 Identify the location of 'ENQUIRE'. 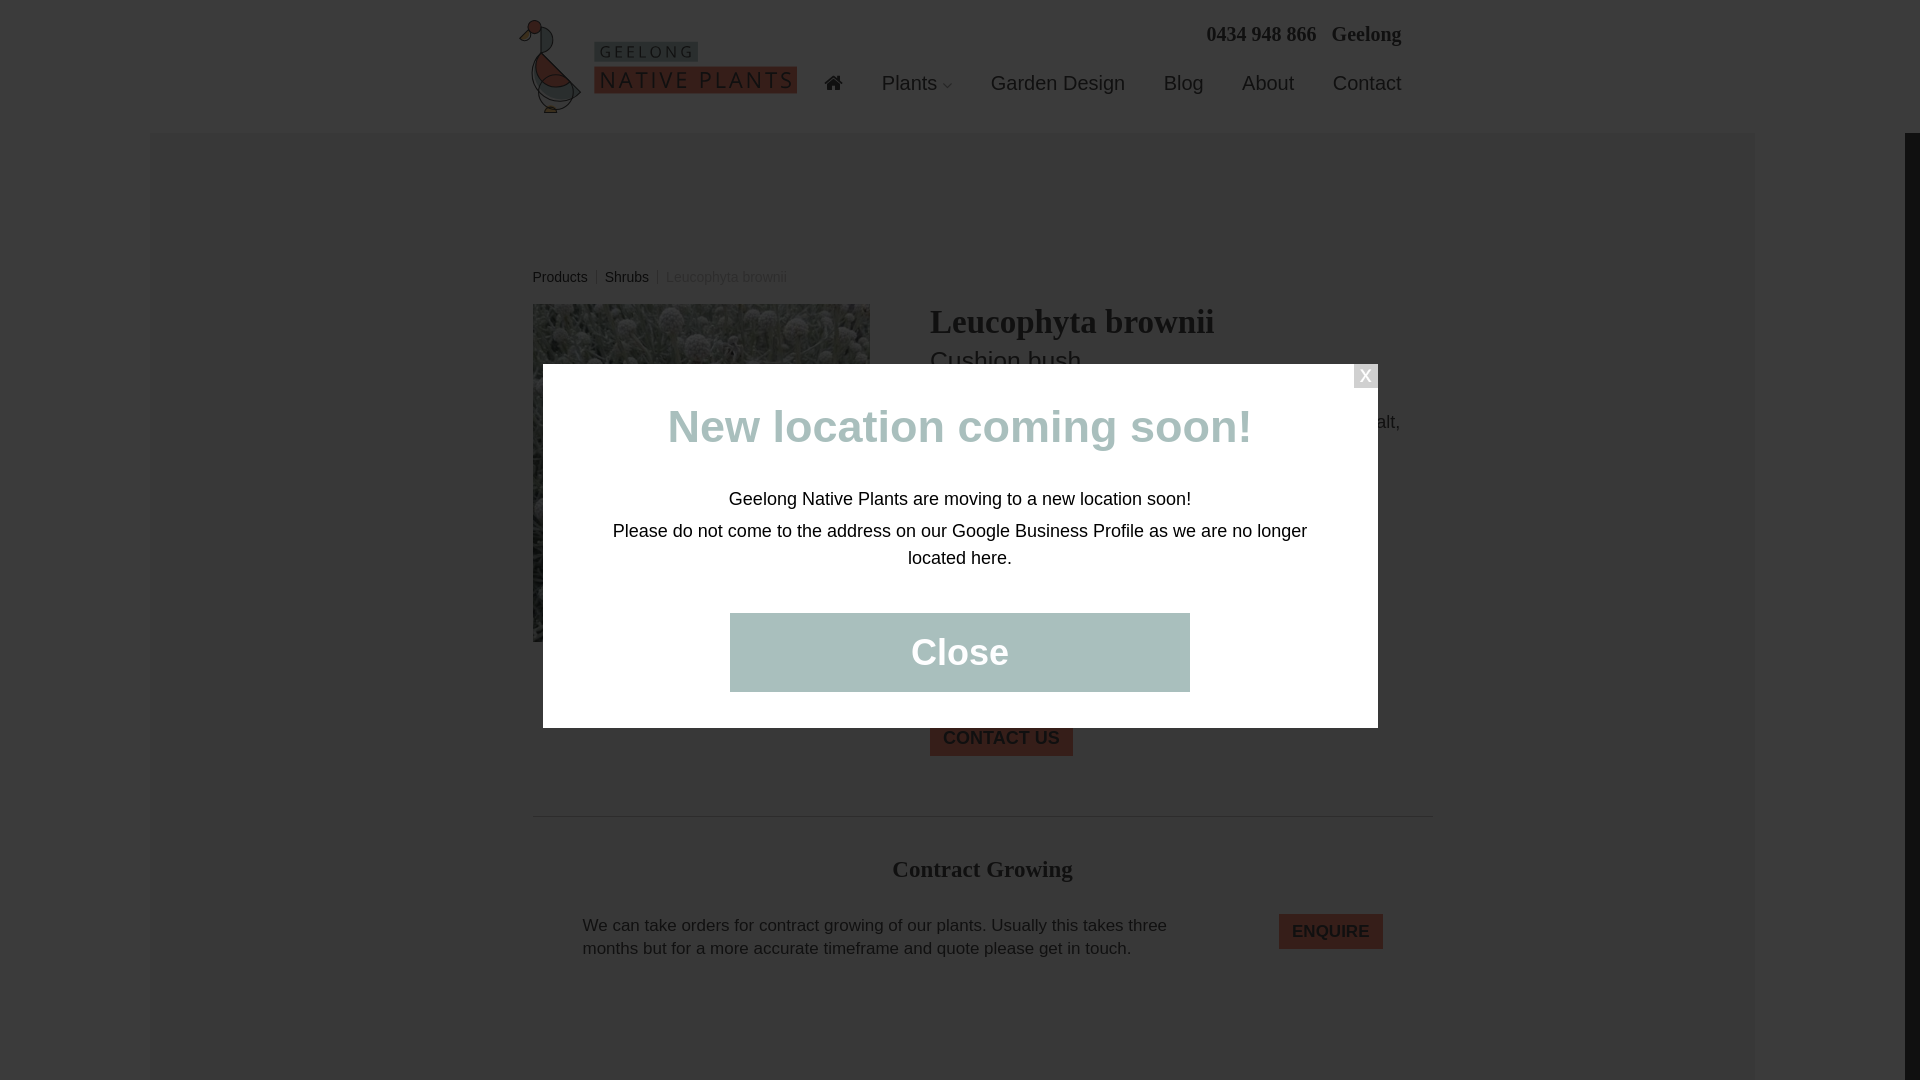
(1330, 931).